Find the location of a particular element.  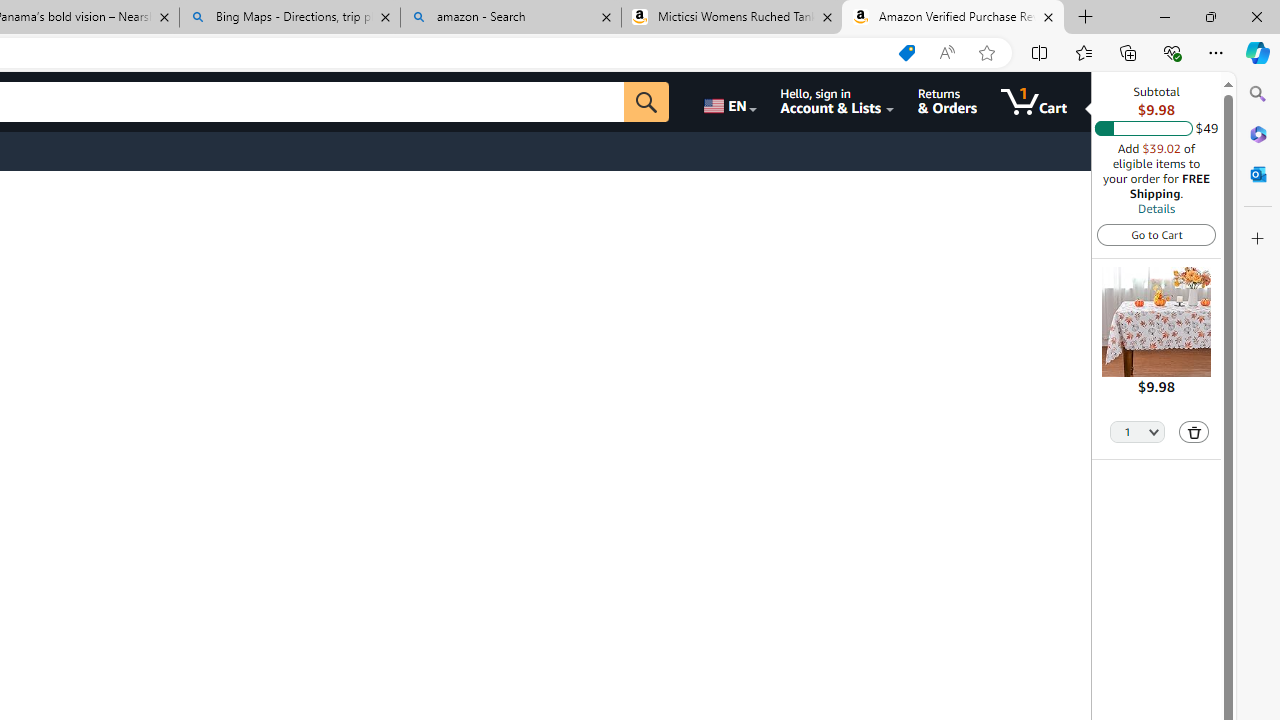

'Returns & Orders' is located at coordinates (946, 101).